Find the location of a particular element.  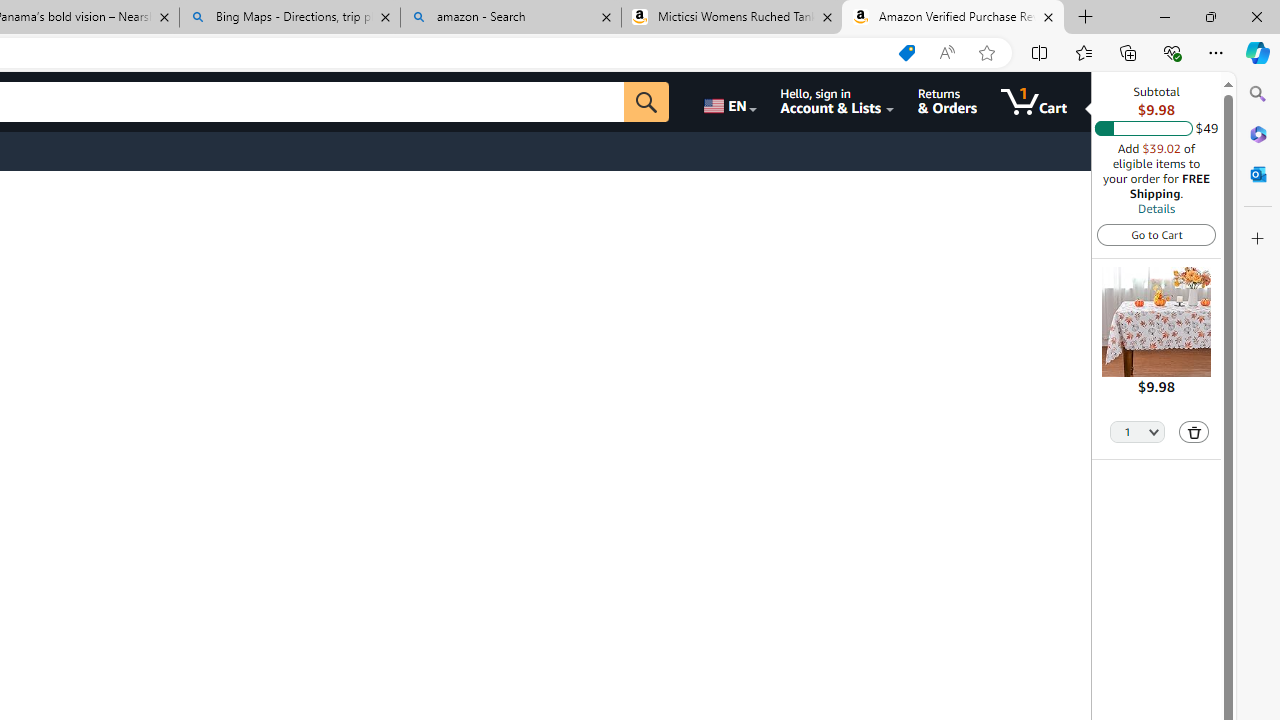

'Returns & Orders' is located at coordinates (946, 101).